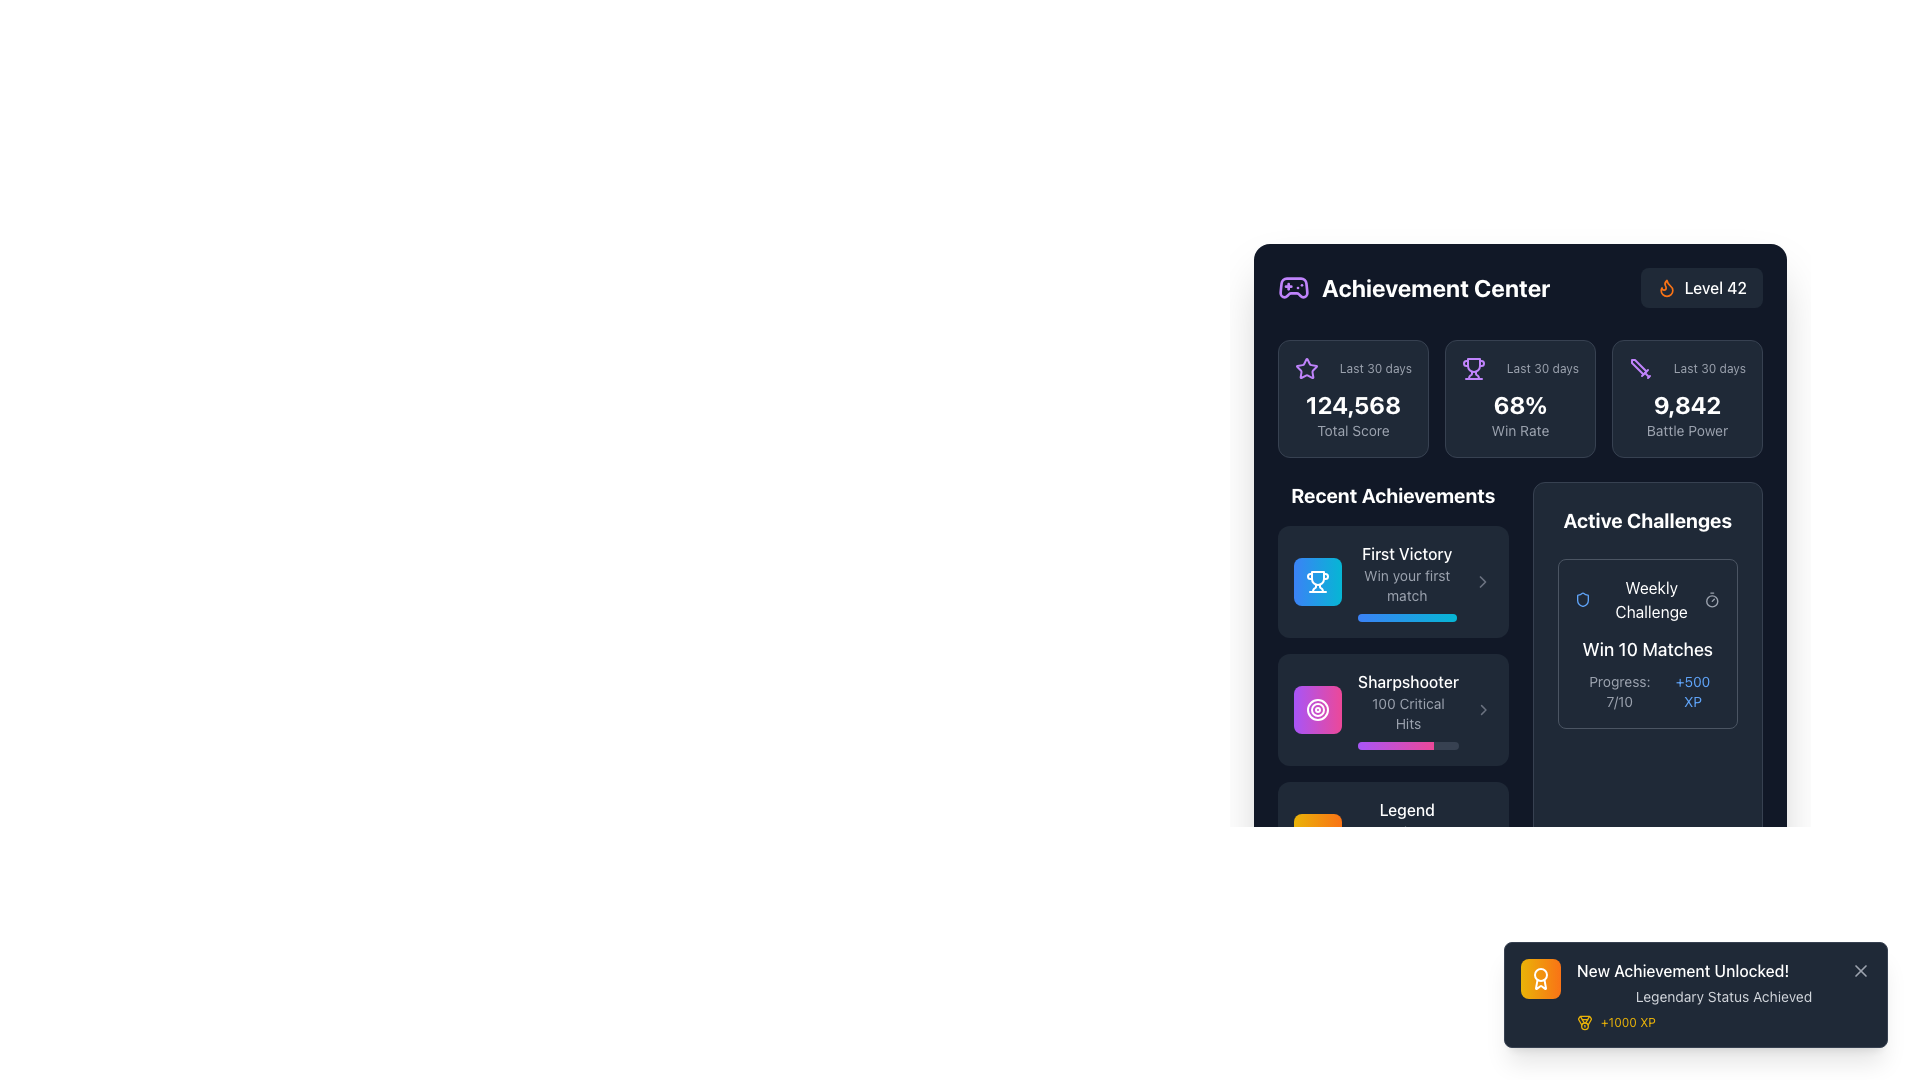 This screenshot has height=1080, width=1920. What do you see at coordinates (1406, 616) in the screenshot?
I see `the progress bar located at the bottom of the 'First Victory' card in the 'Recent Achievements' section, which visually represents the completion of the 'First Victory' achievement` at bounding box center [1406, 616].